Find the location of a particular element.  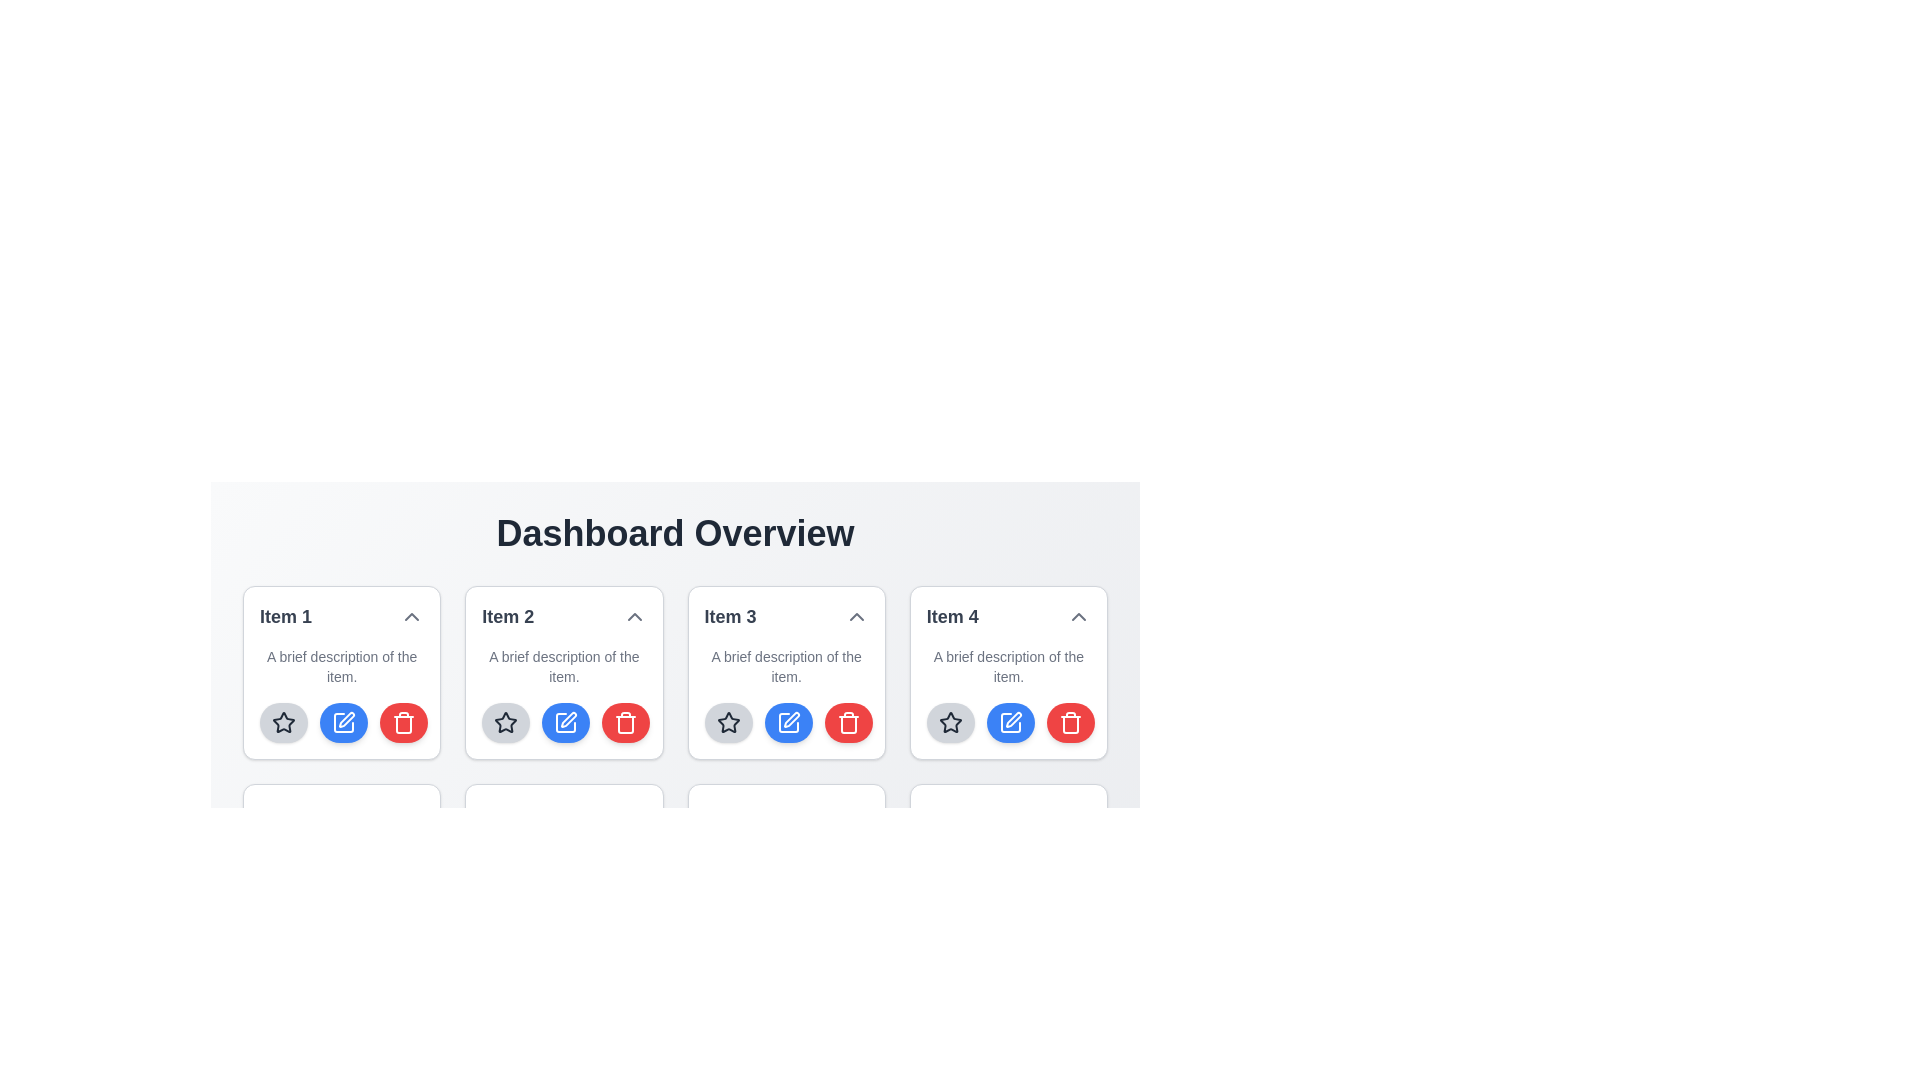

the blue circular icon button depicting a pen in the edit section of the control panel for Item 3 is located at coordinates (790, 720).